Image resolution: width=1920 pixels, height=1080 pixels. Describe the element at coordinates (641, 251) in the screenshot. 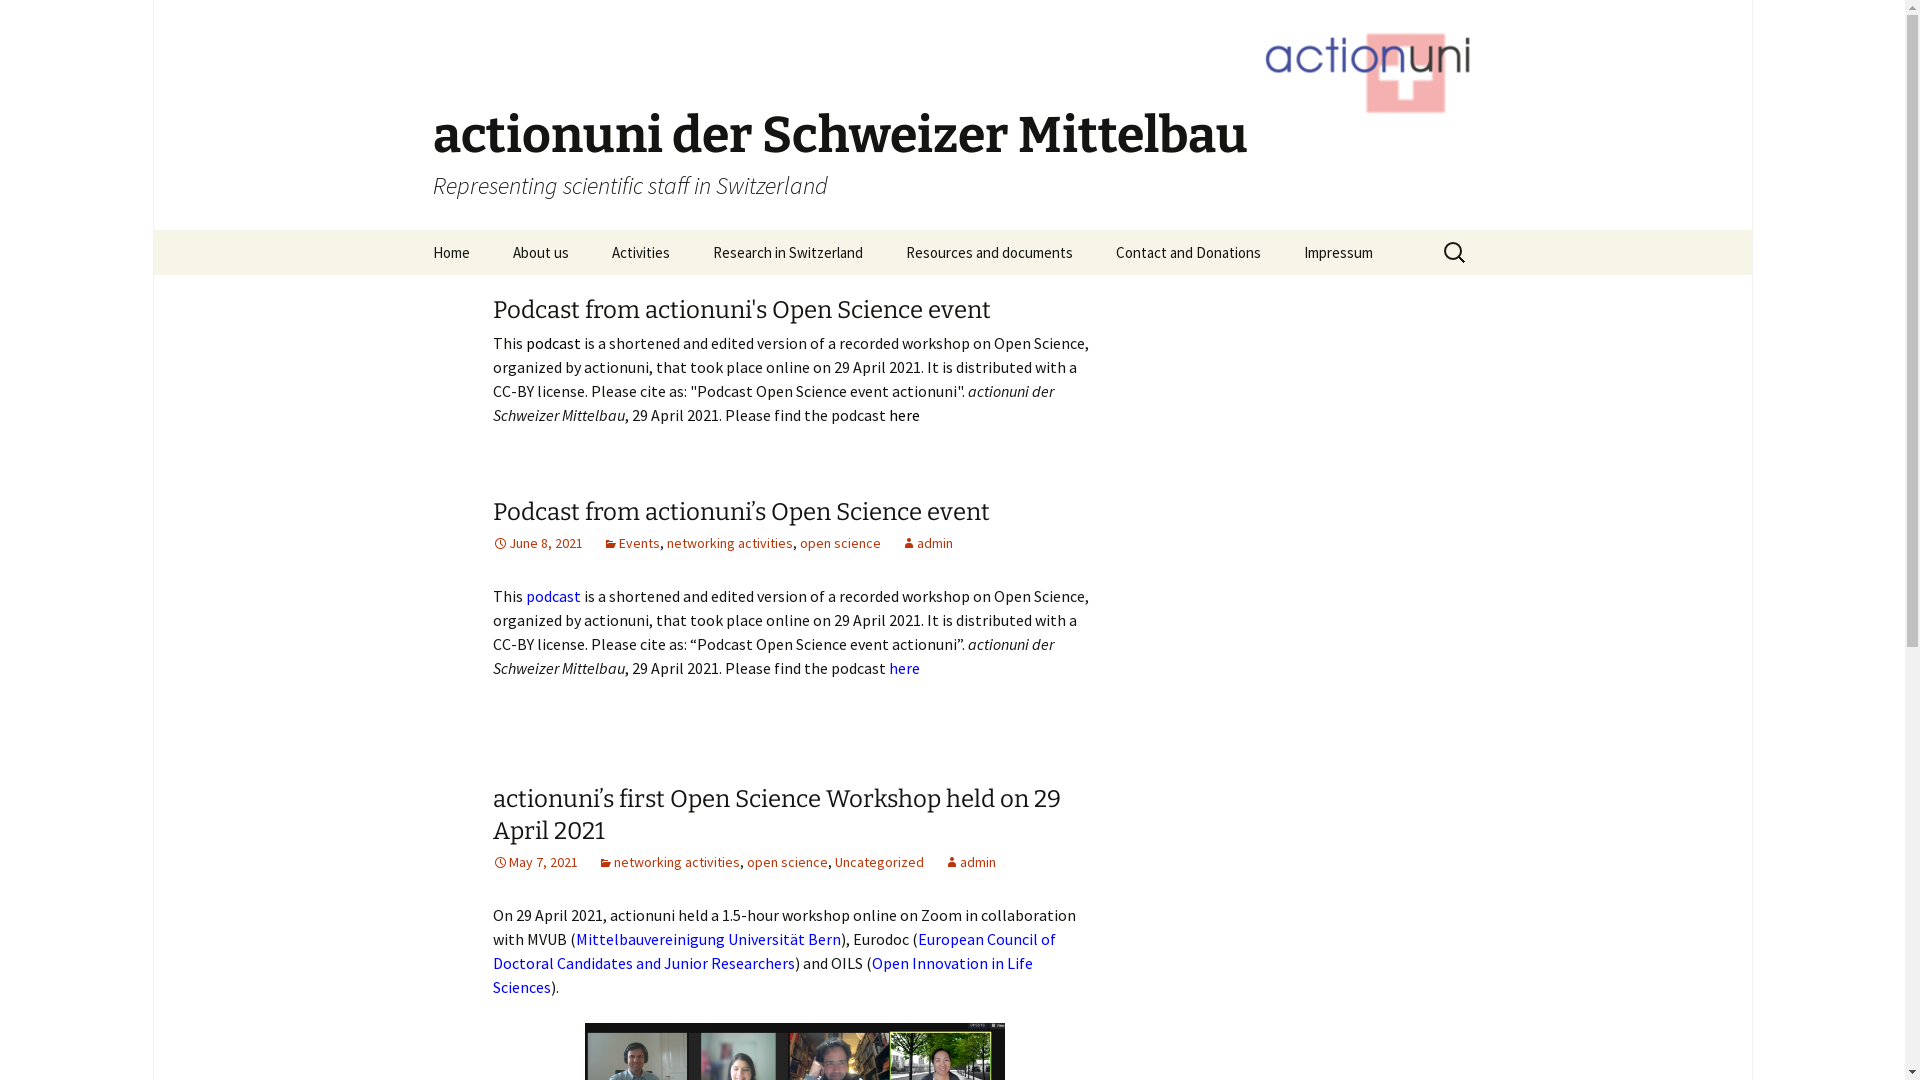

I see `'Activities'` at that location.